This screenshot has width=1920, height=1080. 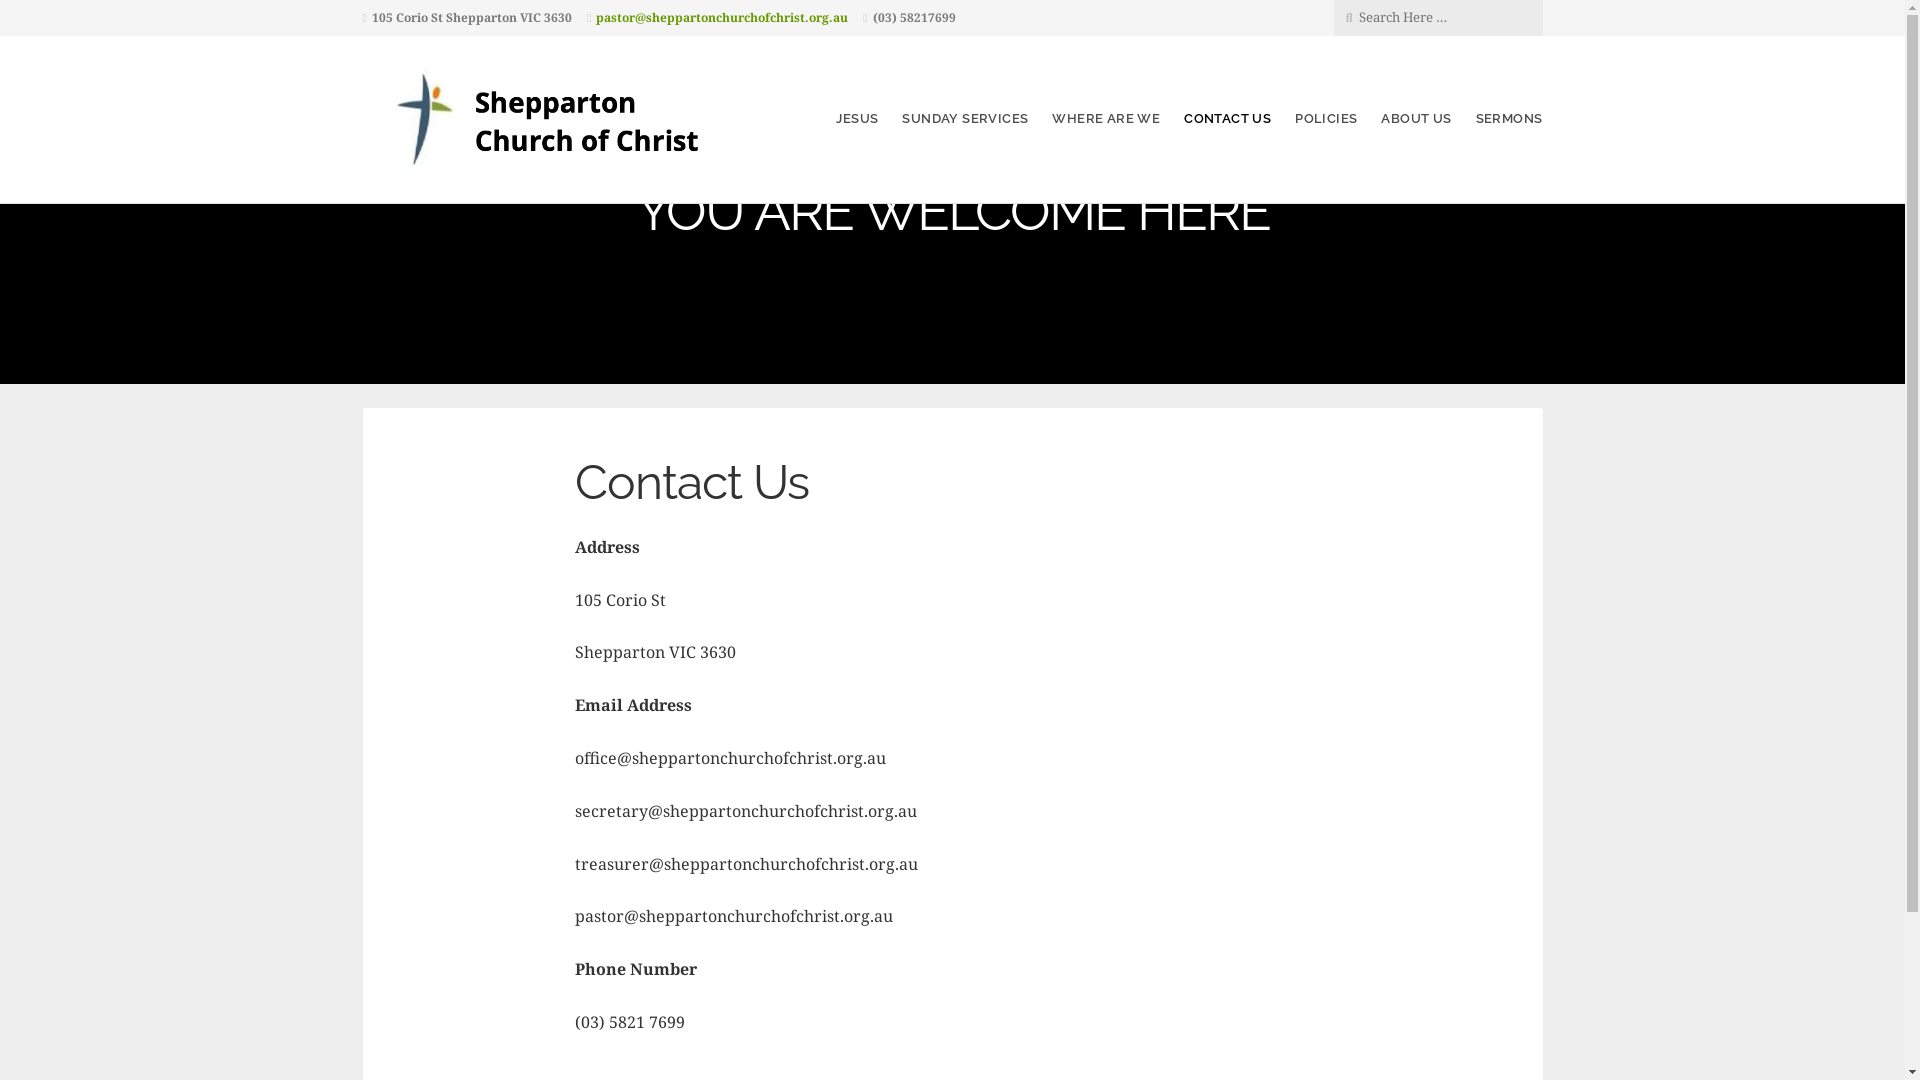 I want to click on 'pastor@sheppartonchurchofchrist.org.au', so click(x=720, y=17).